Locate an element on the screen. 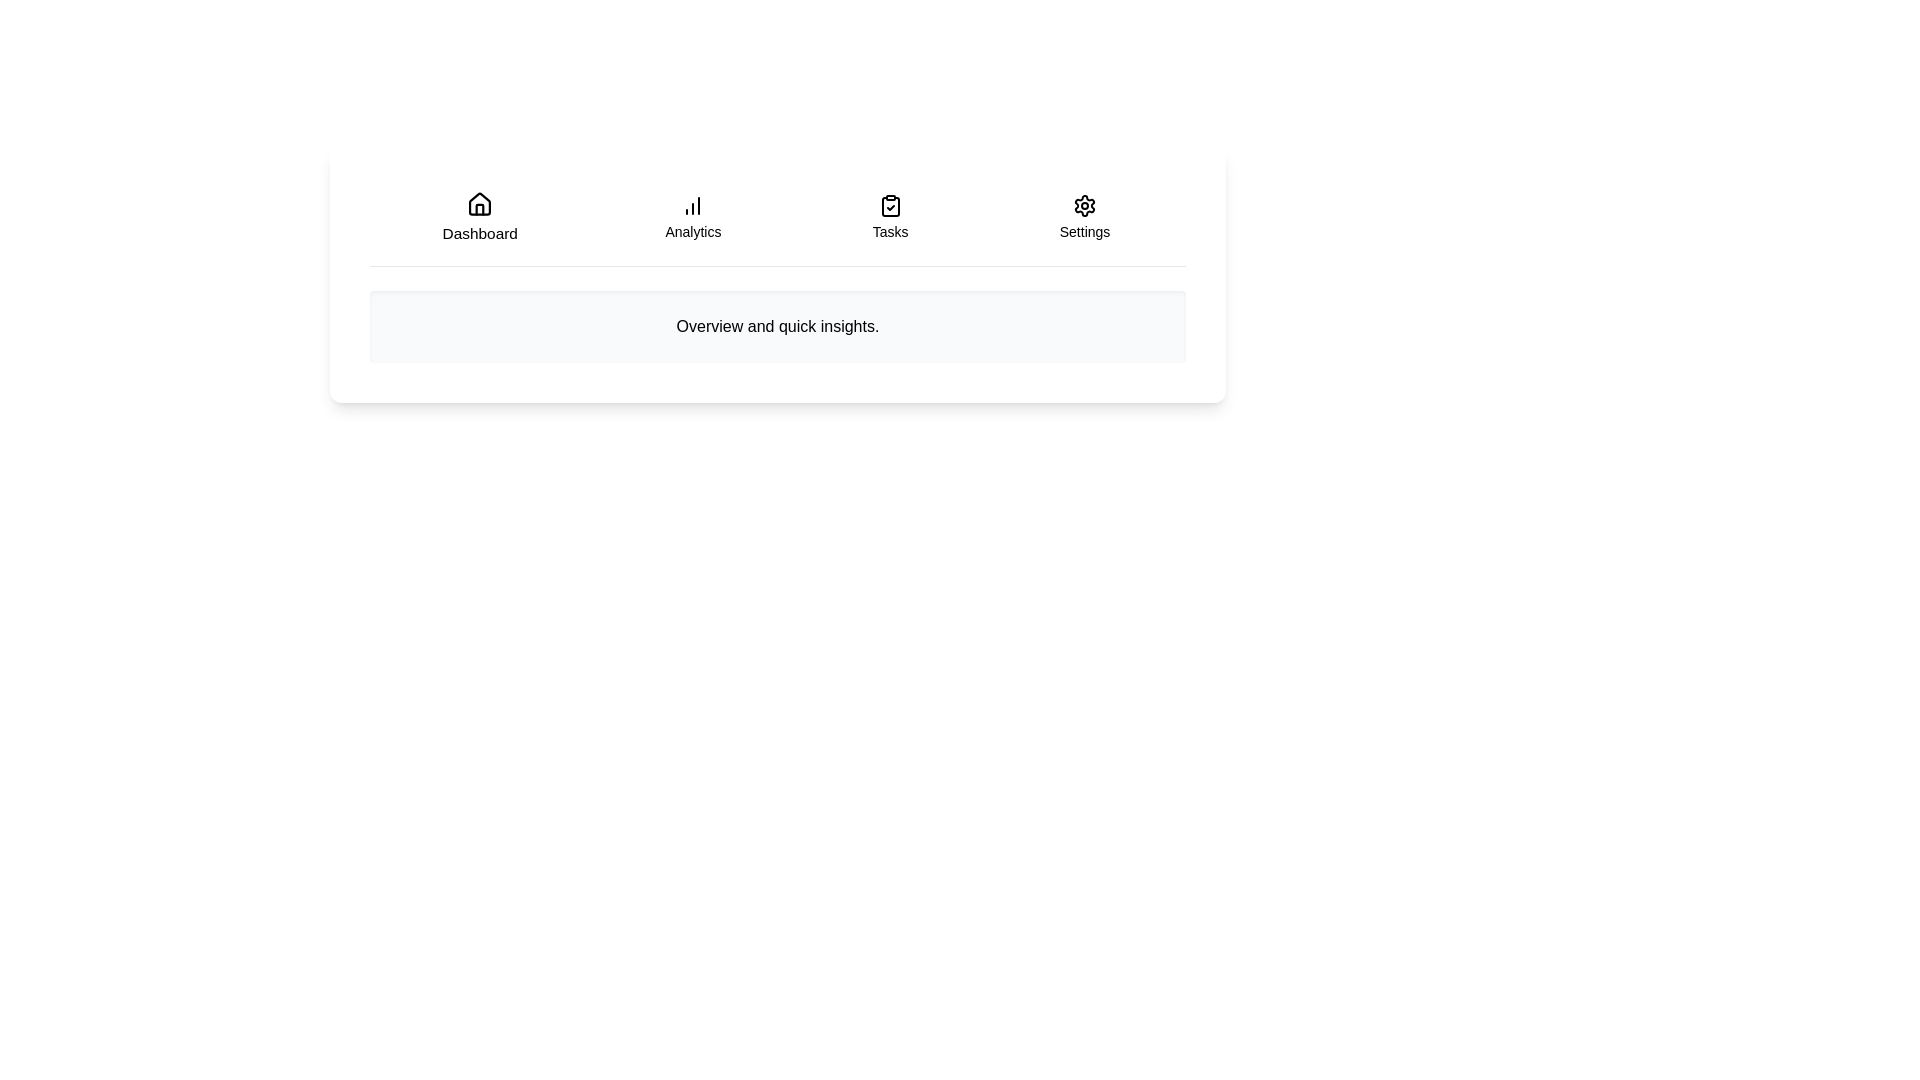 The width and height of the screenshot is (1920, 1080). the settings button located at the end of the options row, which includes 'Dashboard', 'Analytics', and 'Tasks', positioned near the top center of the interface is located at coordinates (1083, 218).